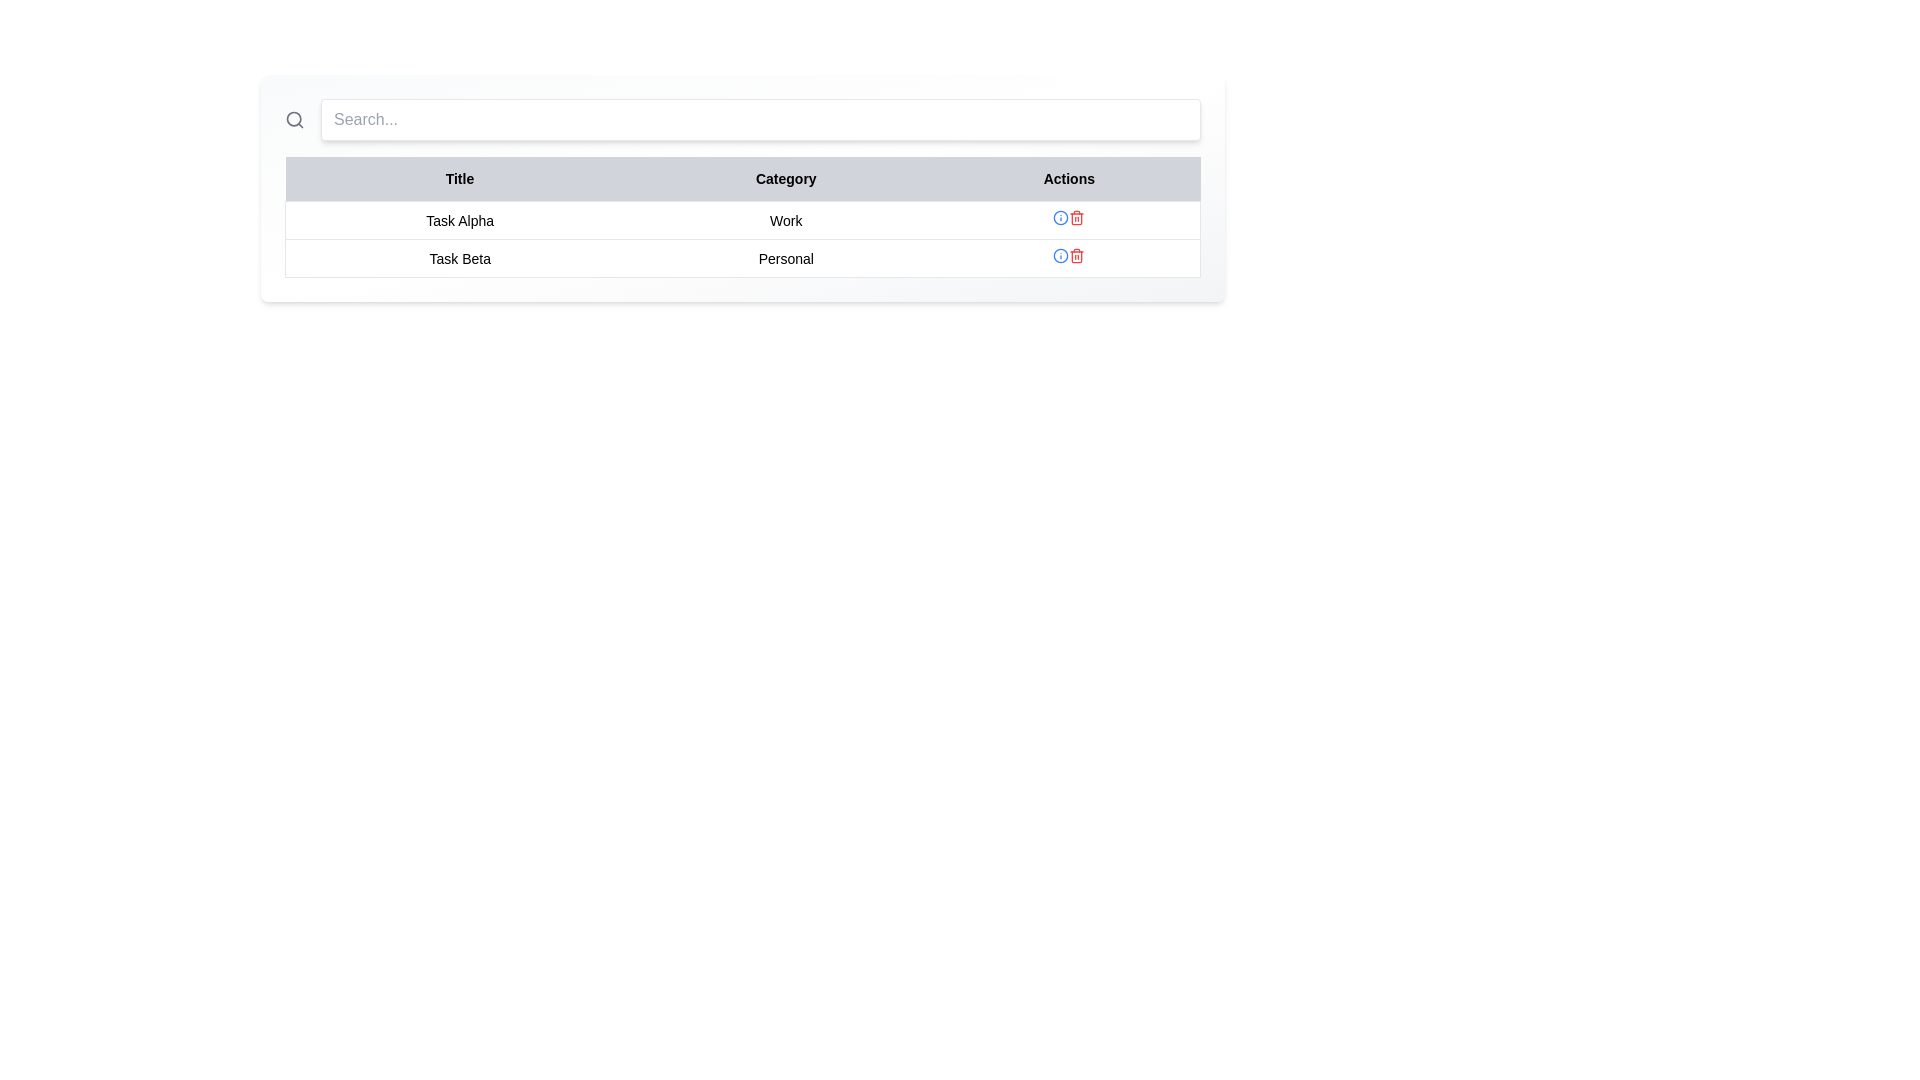 The width and height of the screenshot is (1920, 1080). Describe the element at coordinates (1060, 254) in the screenshot. I see `the button or icon link in the 'Actions' column of the first row of the table` at that location.